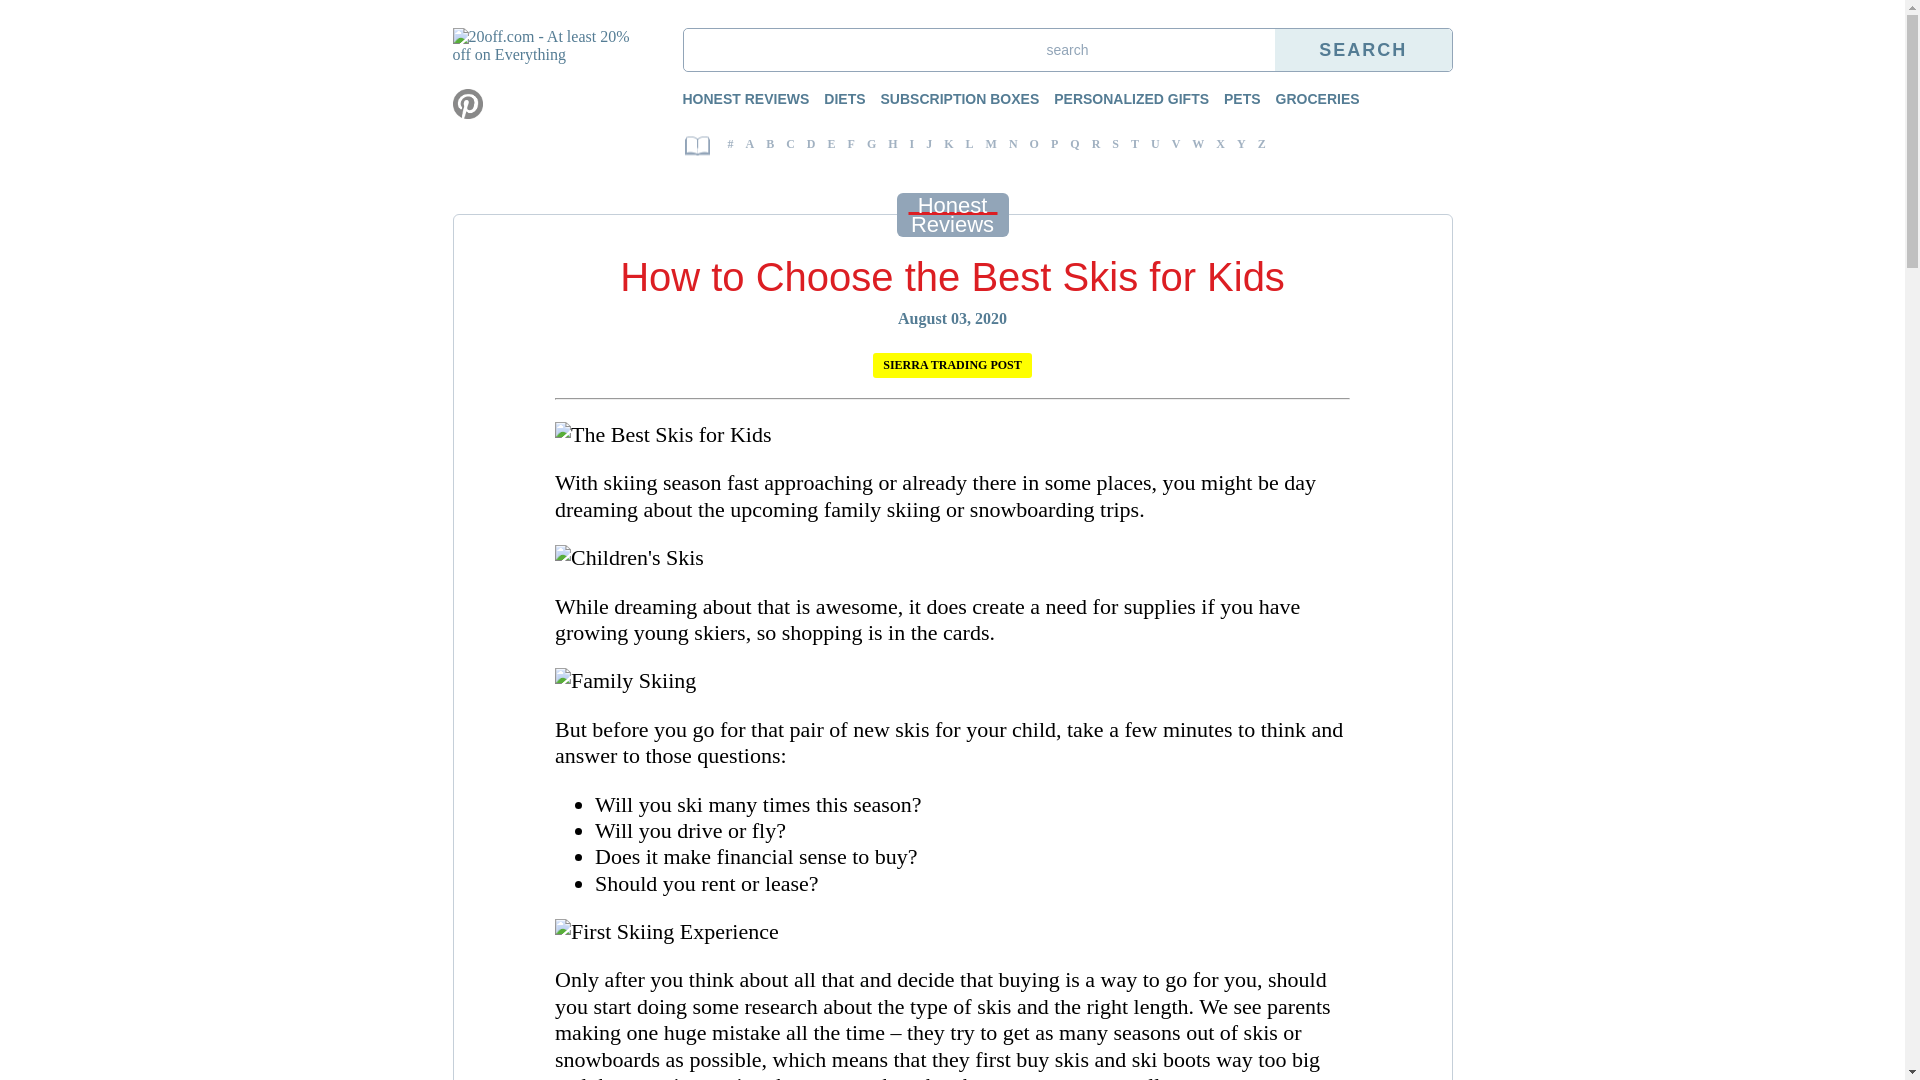 Image resolution: width=1920 pixels, height=1080 pixels. I want to click on 'Z', so click(1257, 143).